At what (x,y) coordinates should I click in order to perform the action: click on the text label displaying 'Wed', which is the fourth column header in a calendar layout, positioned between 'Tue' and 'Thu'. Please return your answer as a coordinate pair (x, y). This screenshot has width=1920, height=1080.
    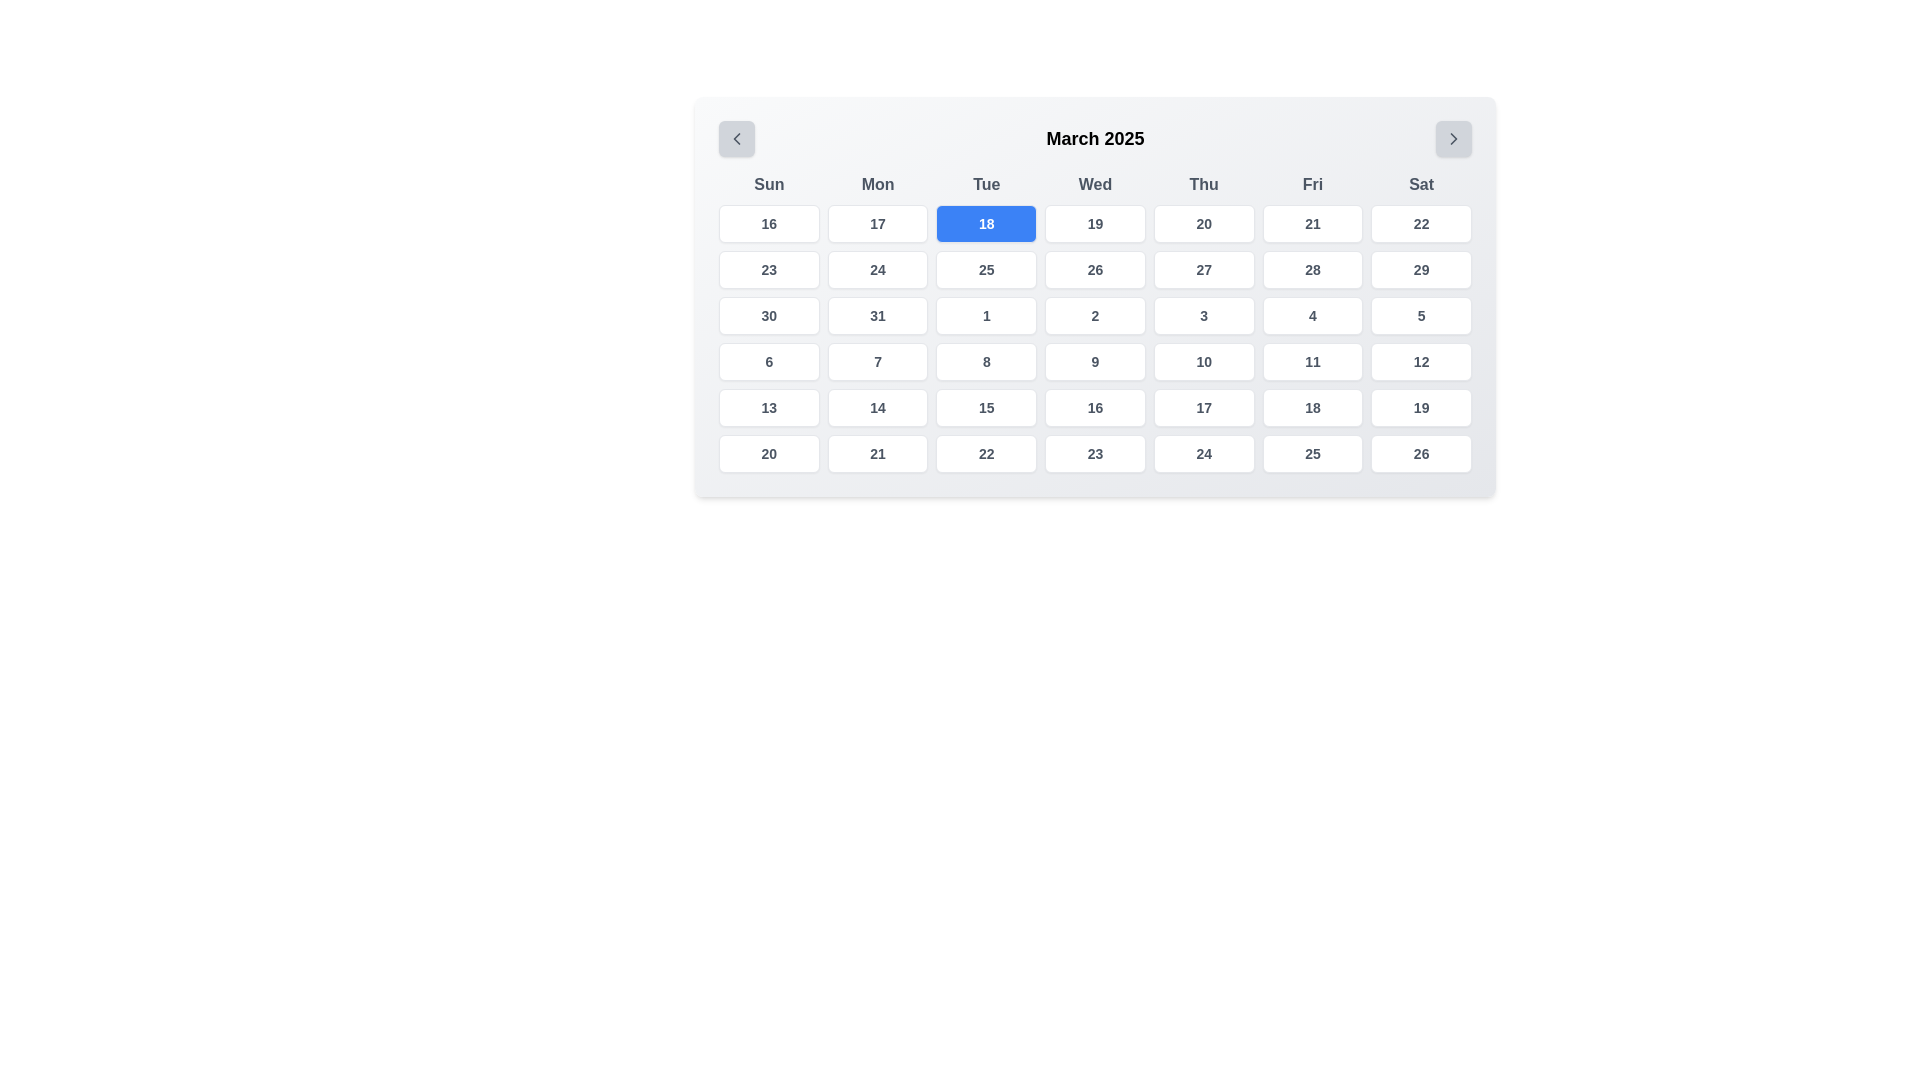
    Looking at the image, I should click on (1094, 185).